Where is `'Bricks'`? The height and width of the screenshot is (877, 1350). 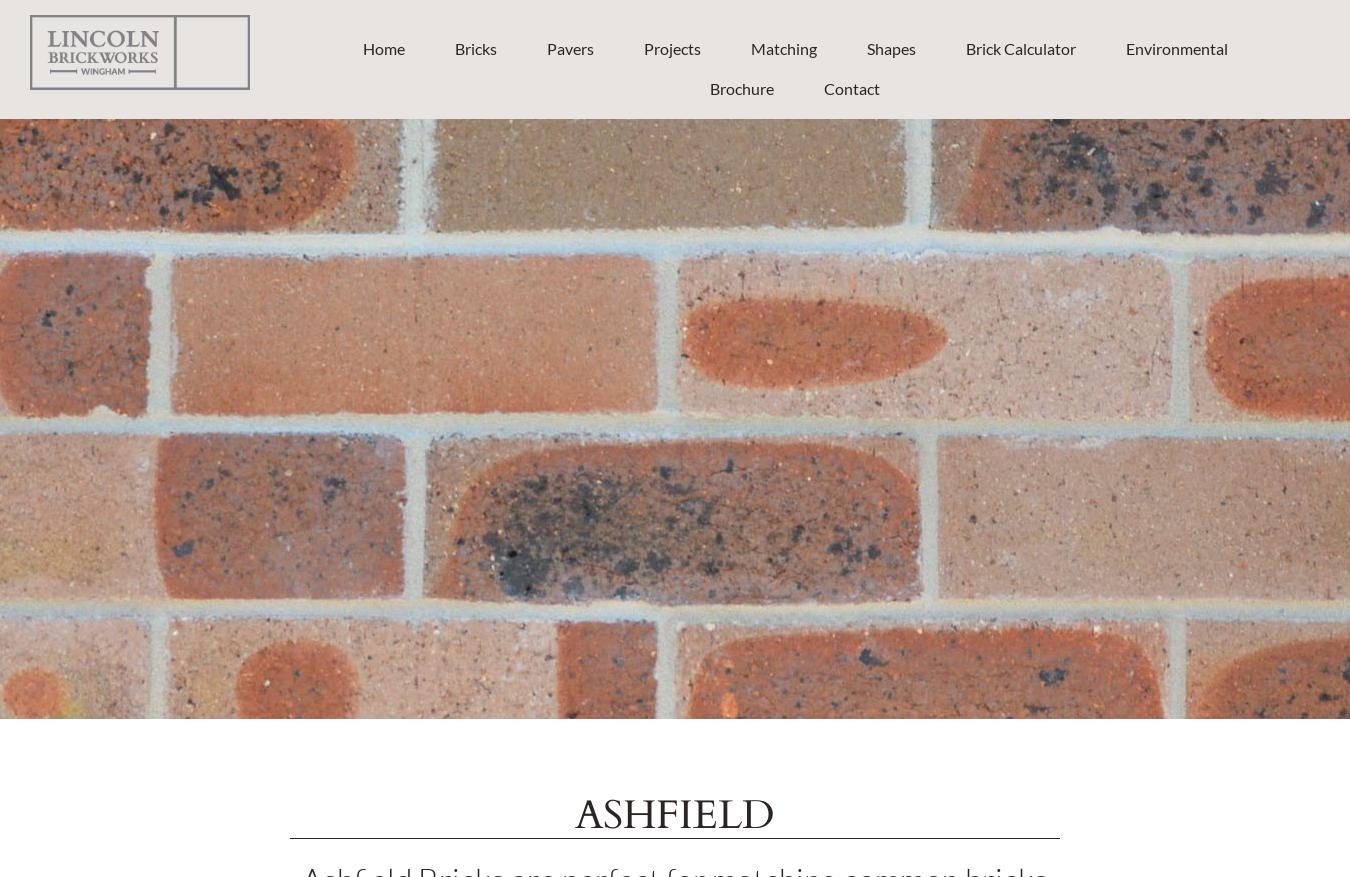 'Bricks' is located at coordinates (474, 47).